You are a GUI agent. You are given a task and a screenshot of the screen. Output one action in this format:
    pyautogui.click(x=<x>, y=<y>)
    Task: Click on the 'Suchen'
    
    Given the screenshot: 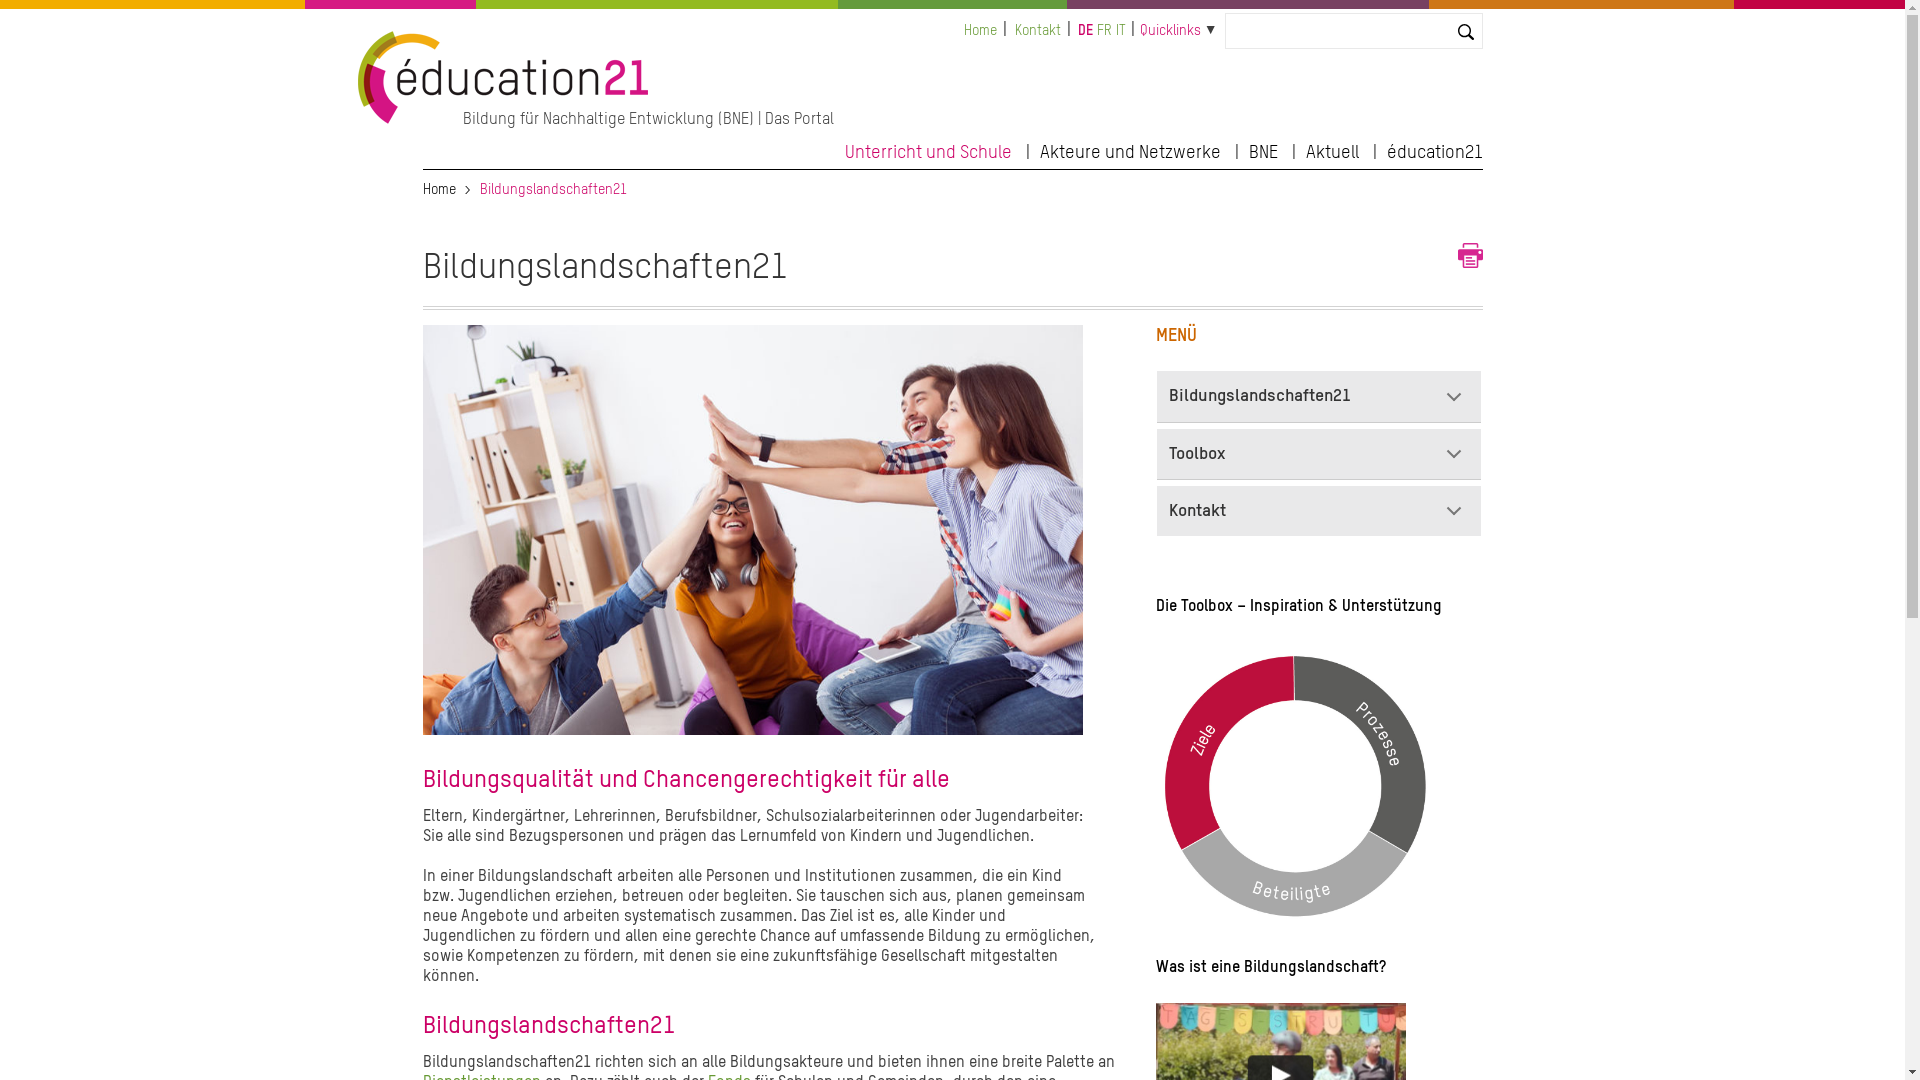 What is the action you would take?
    pyautogui.click(x=34, y=18)
    